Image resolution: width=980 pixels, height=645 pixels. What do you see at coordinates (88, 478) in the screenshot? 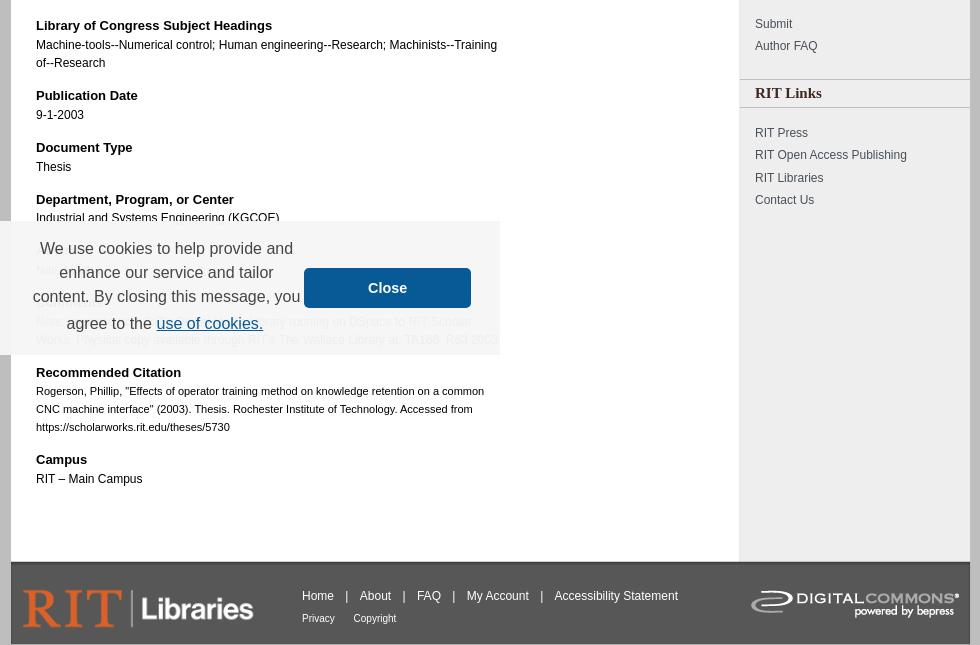
I see `'RIT – Main Campus'` at bounding box center [88, 478].